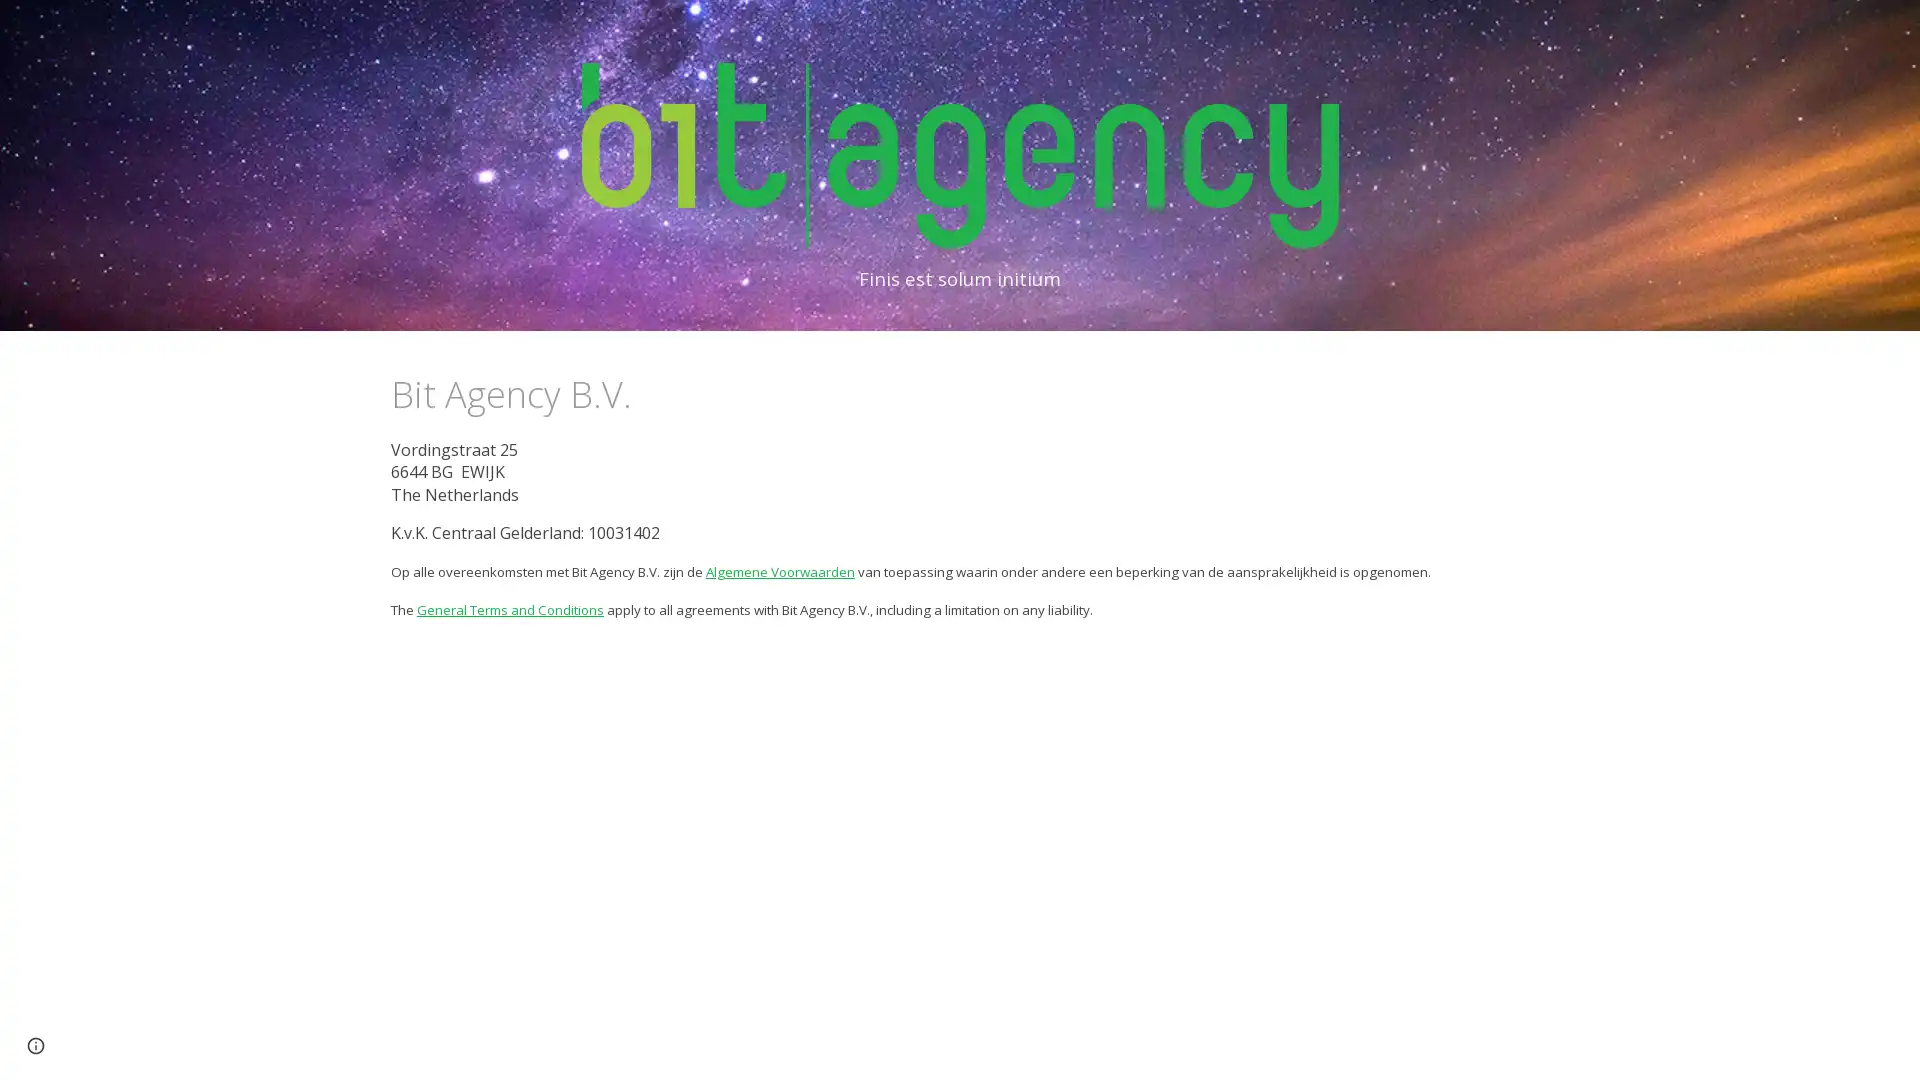  What do you see at coordinates (1139, 37) in the screenshot?
I see `Skip to navigation` at bounding box center [1139, 37].